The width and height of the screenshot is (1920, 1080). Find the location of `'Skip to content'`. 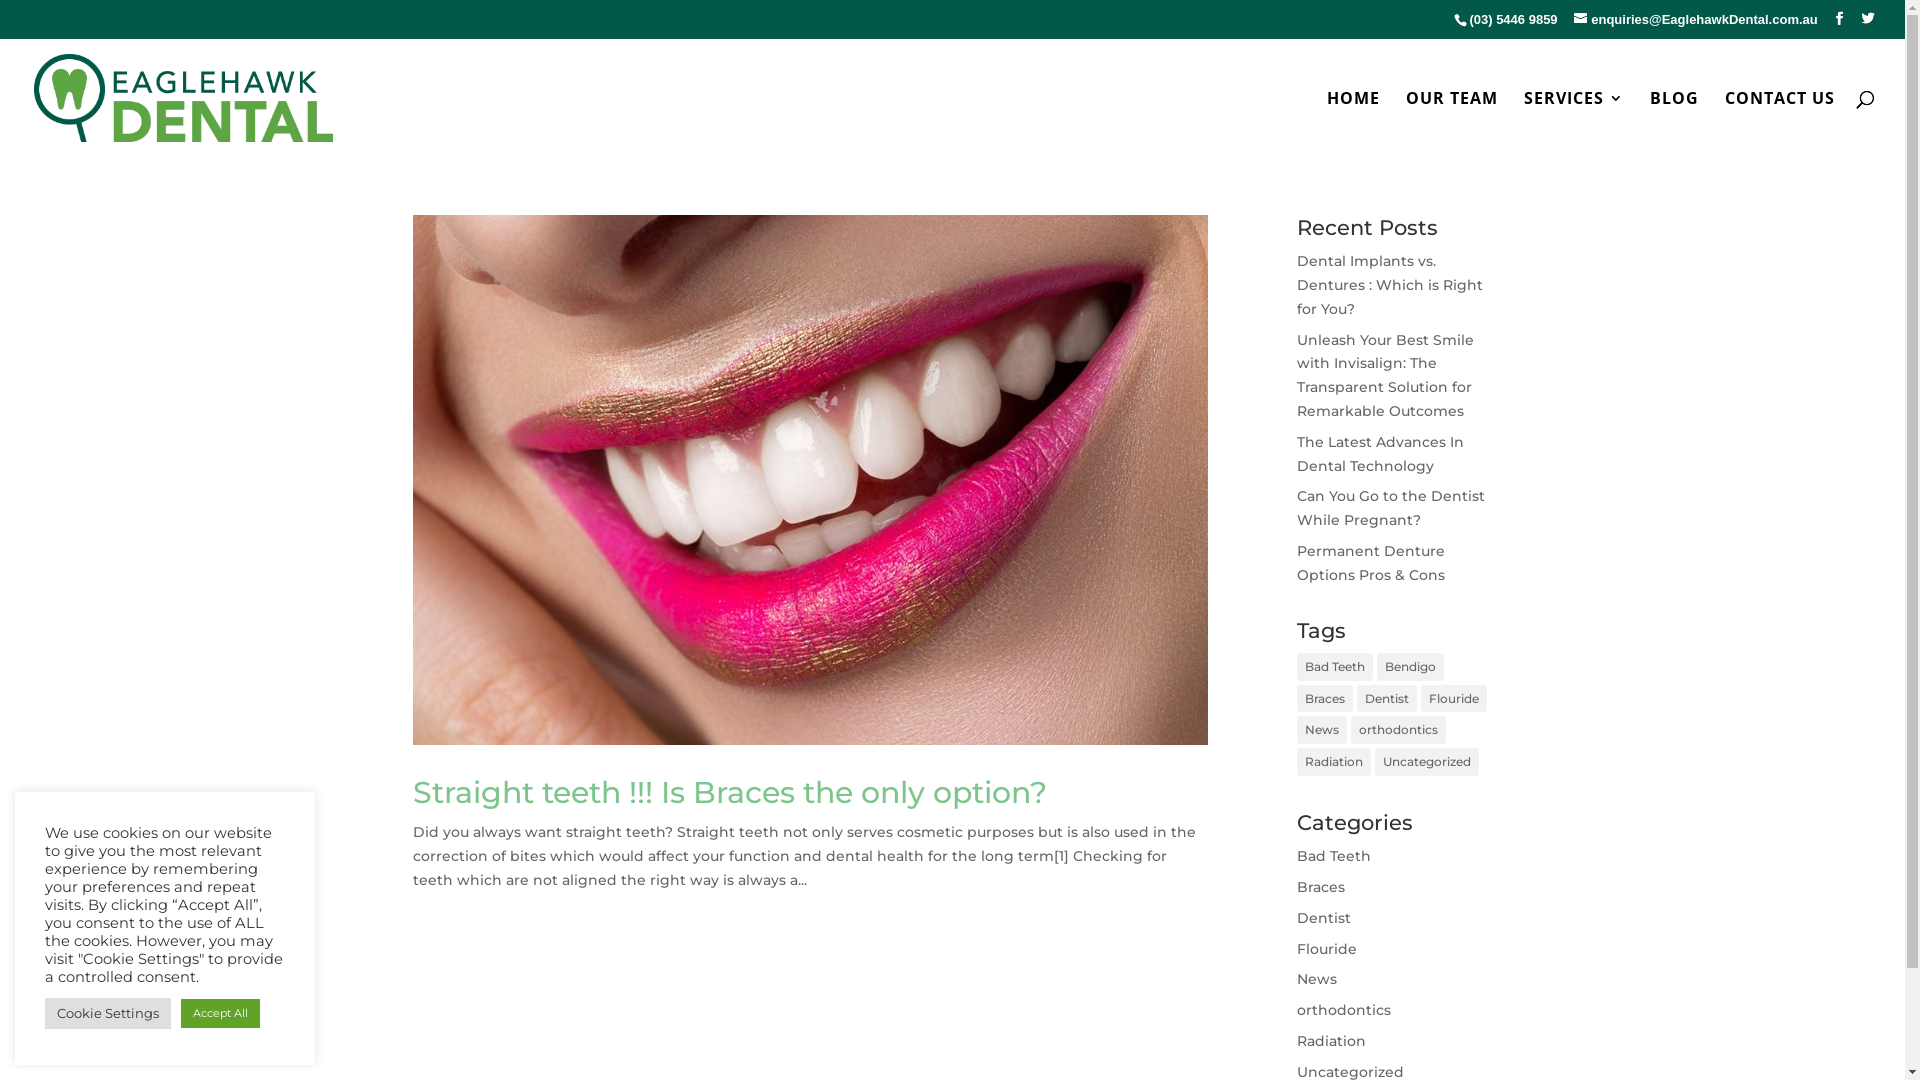

'Skip to content' is located at coordinates (0, 0).